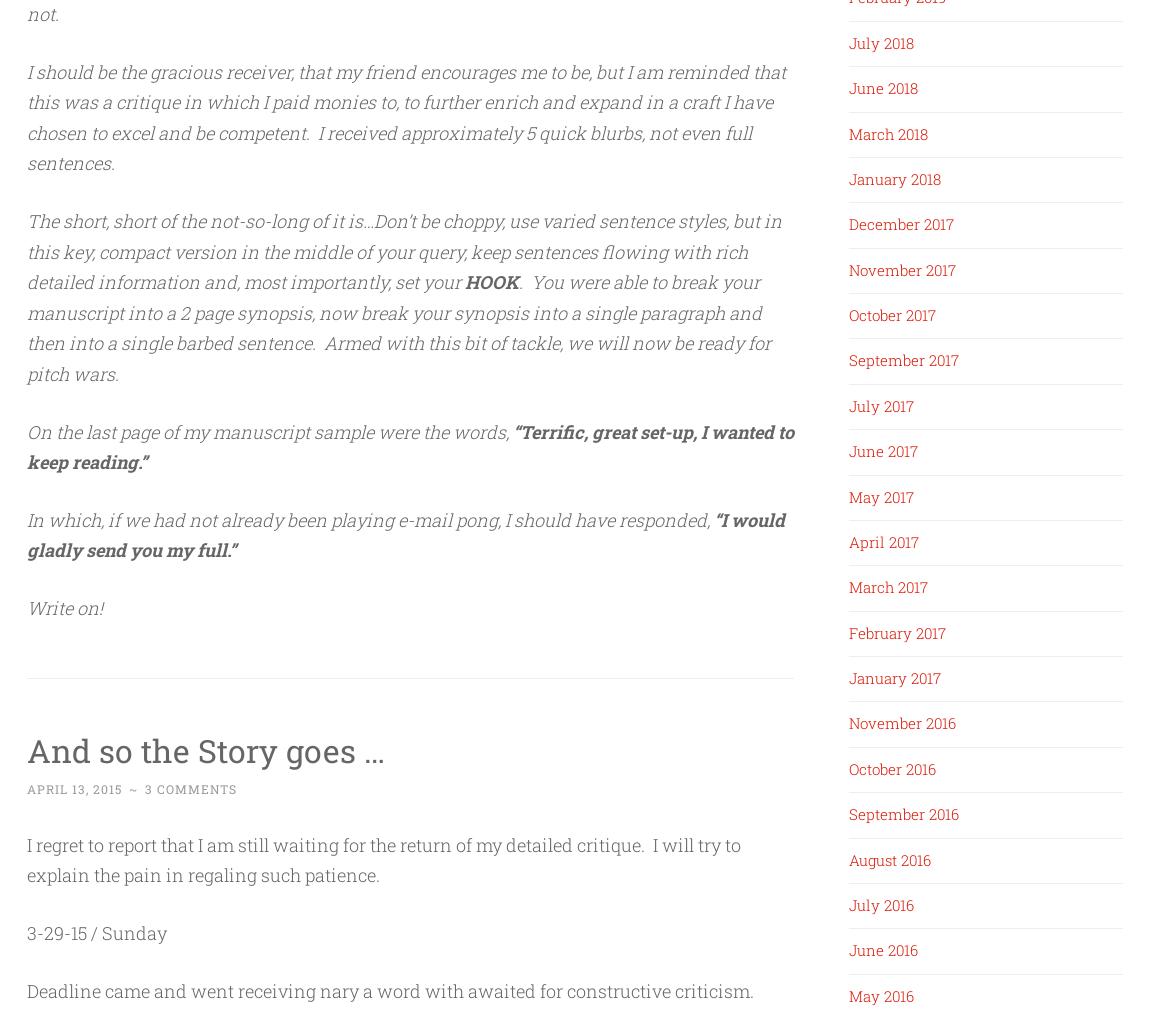  I want to click on 'November 2016', so click(902, 721).